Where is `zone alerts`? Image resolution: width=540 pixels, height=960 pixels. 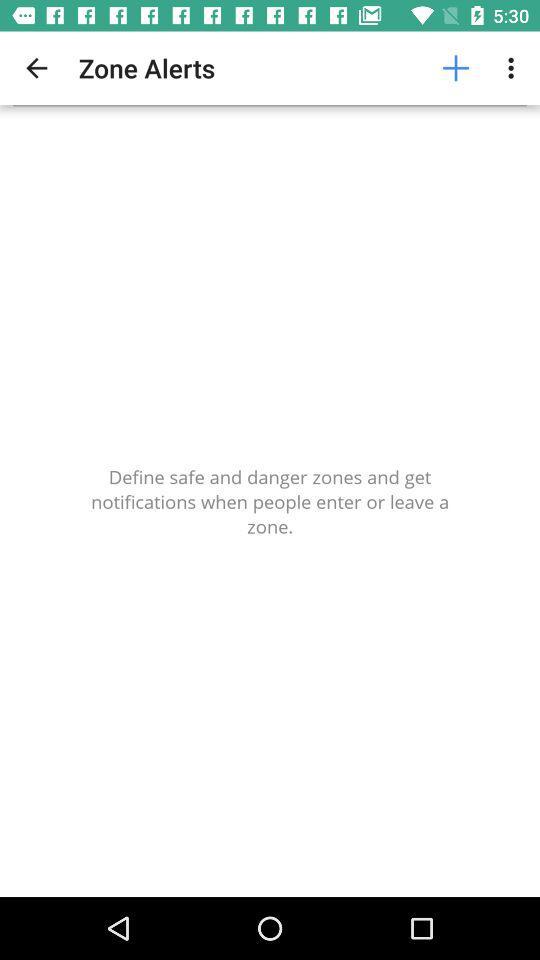 zone alerts is located at coordinates (270, 500).